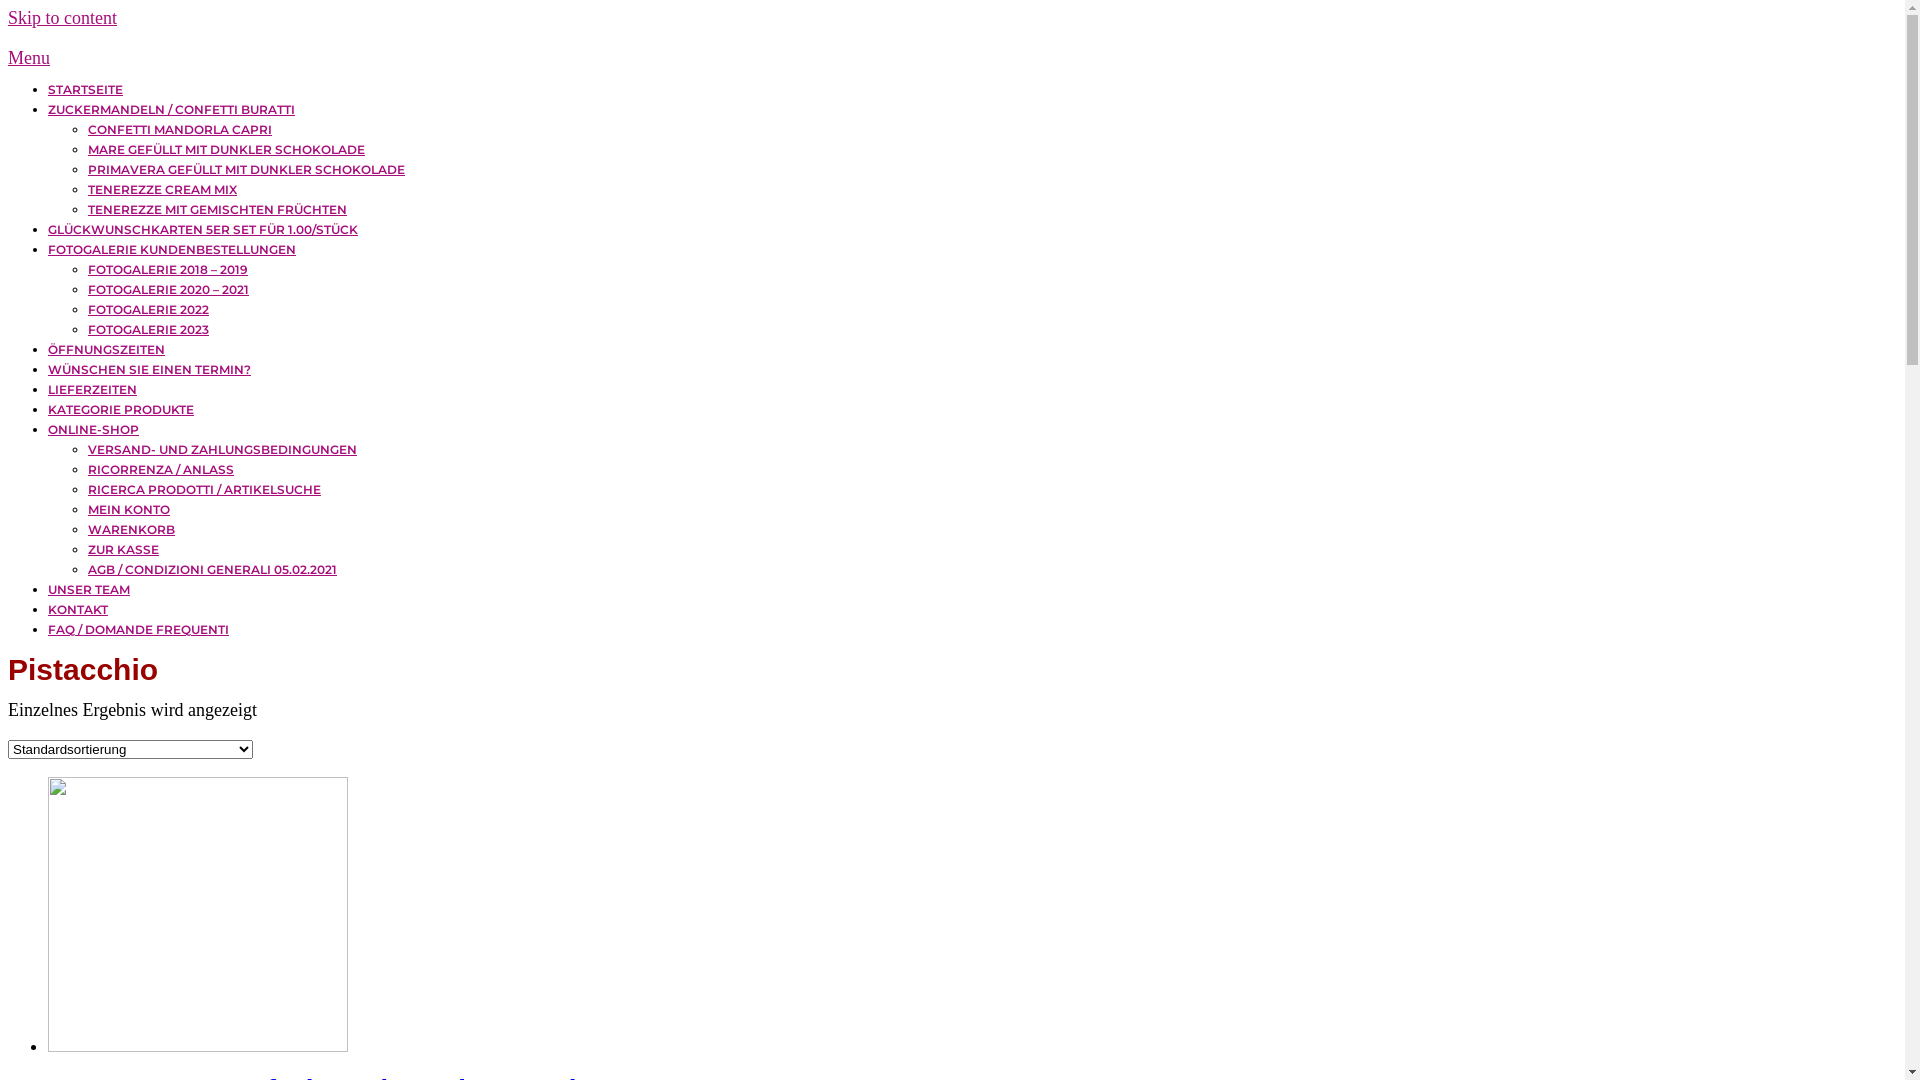 Image resolution: width=1920 pixels, height=1080 pixels. What do you see at coordinates (91, 389) in the screenshot?
I see `'LIEFERZEITEN'` at bounding box center [91, 389].